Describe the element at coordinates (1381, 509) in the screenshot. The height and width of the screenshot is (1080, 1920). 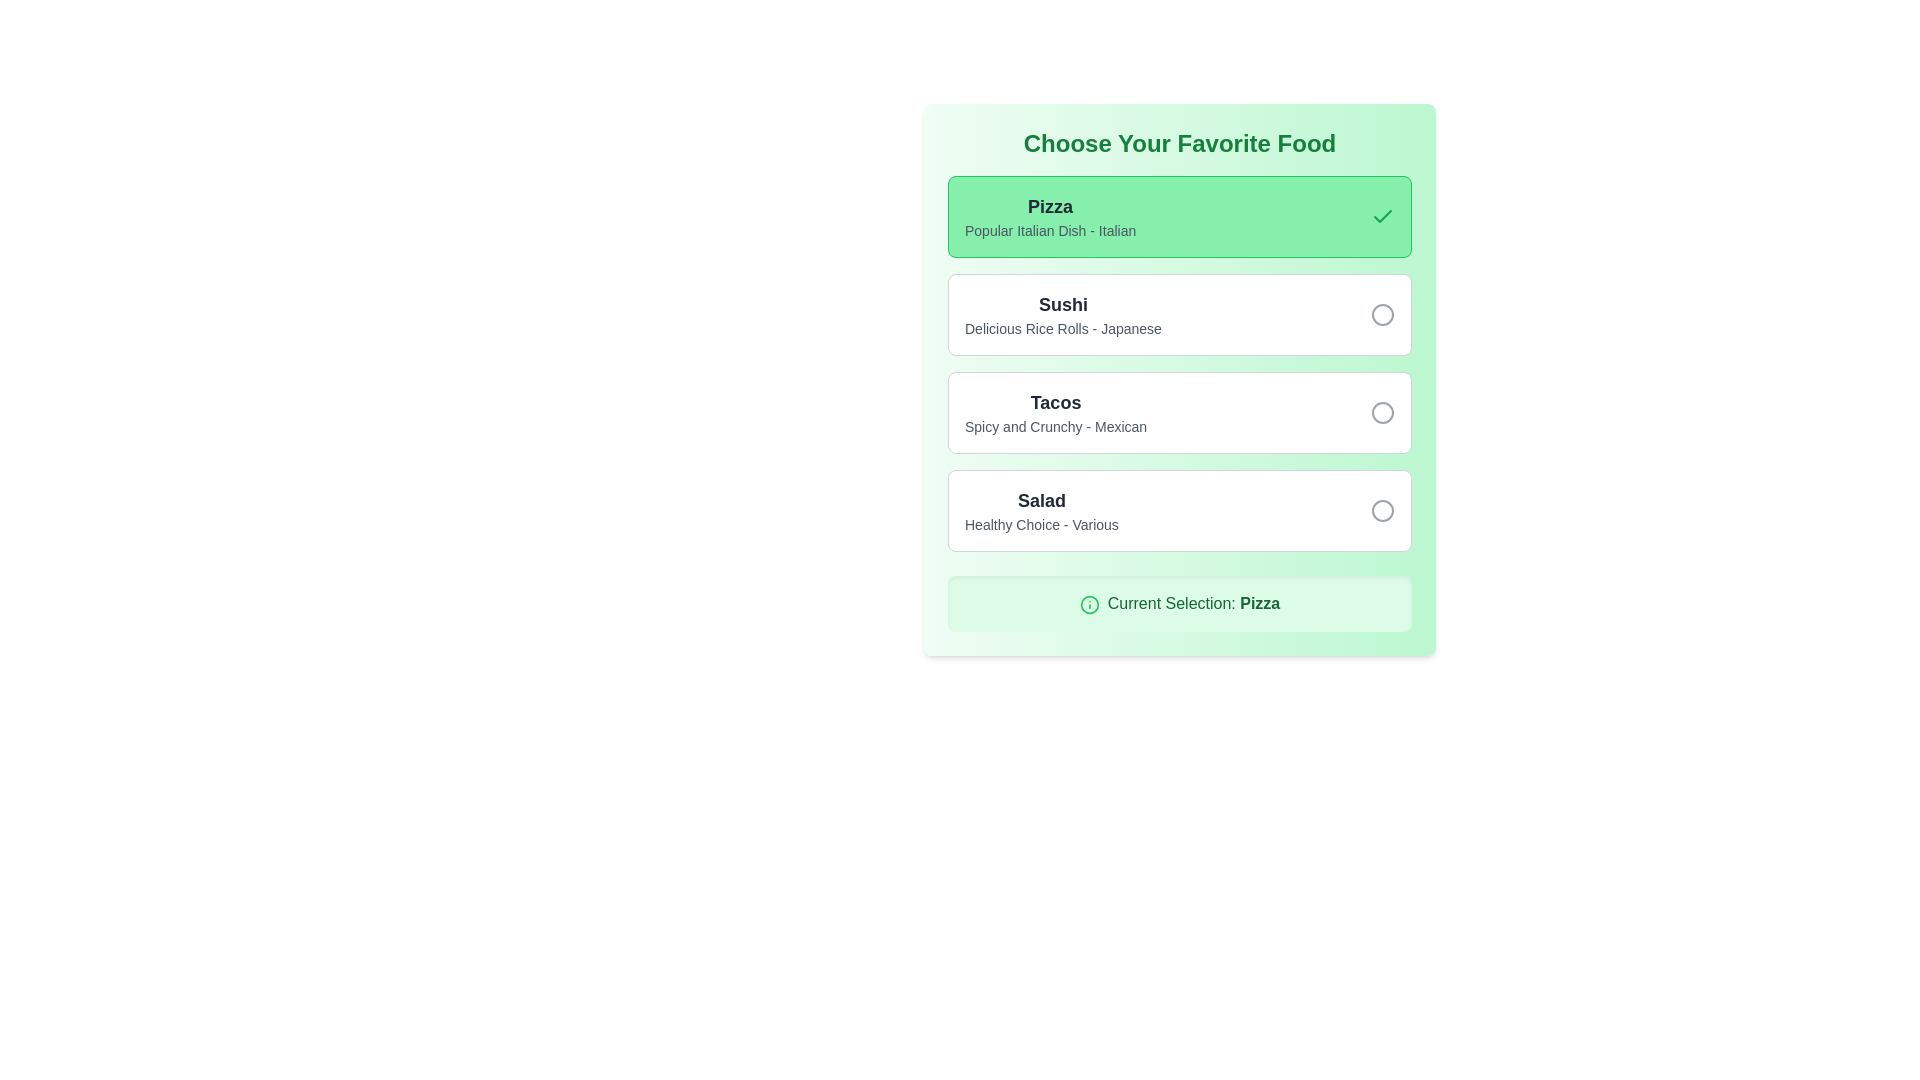
I see `the circular radio button selector for the 'Salad' choice` at that location.